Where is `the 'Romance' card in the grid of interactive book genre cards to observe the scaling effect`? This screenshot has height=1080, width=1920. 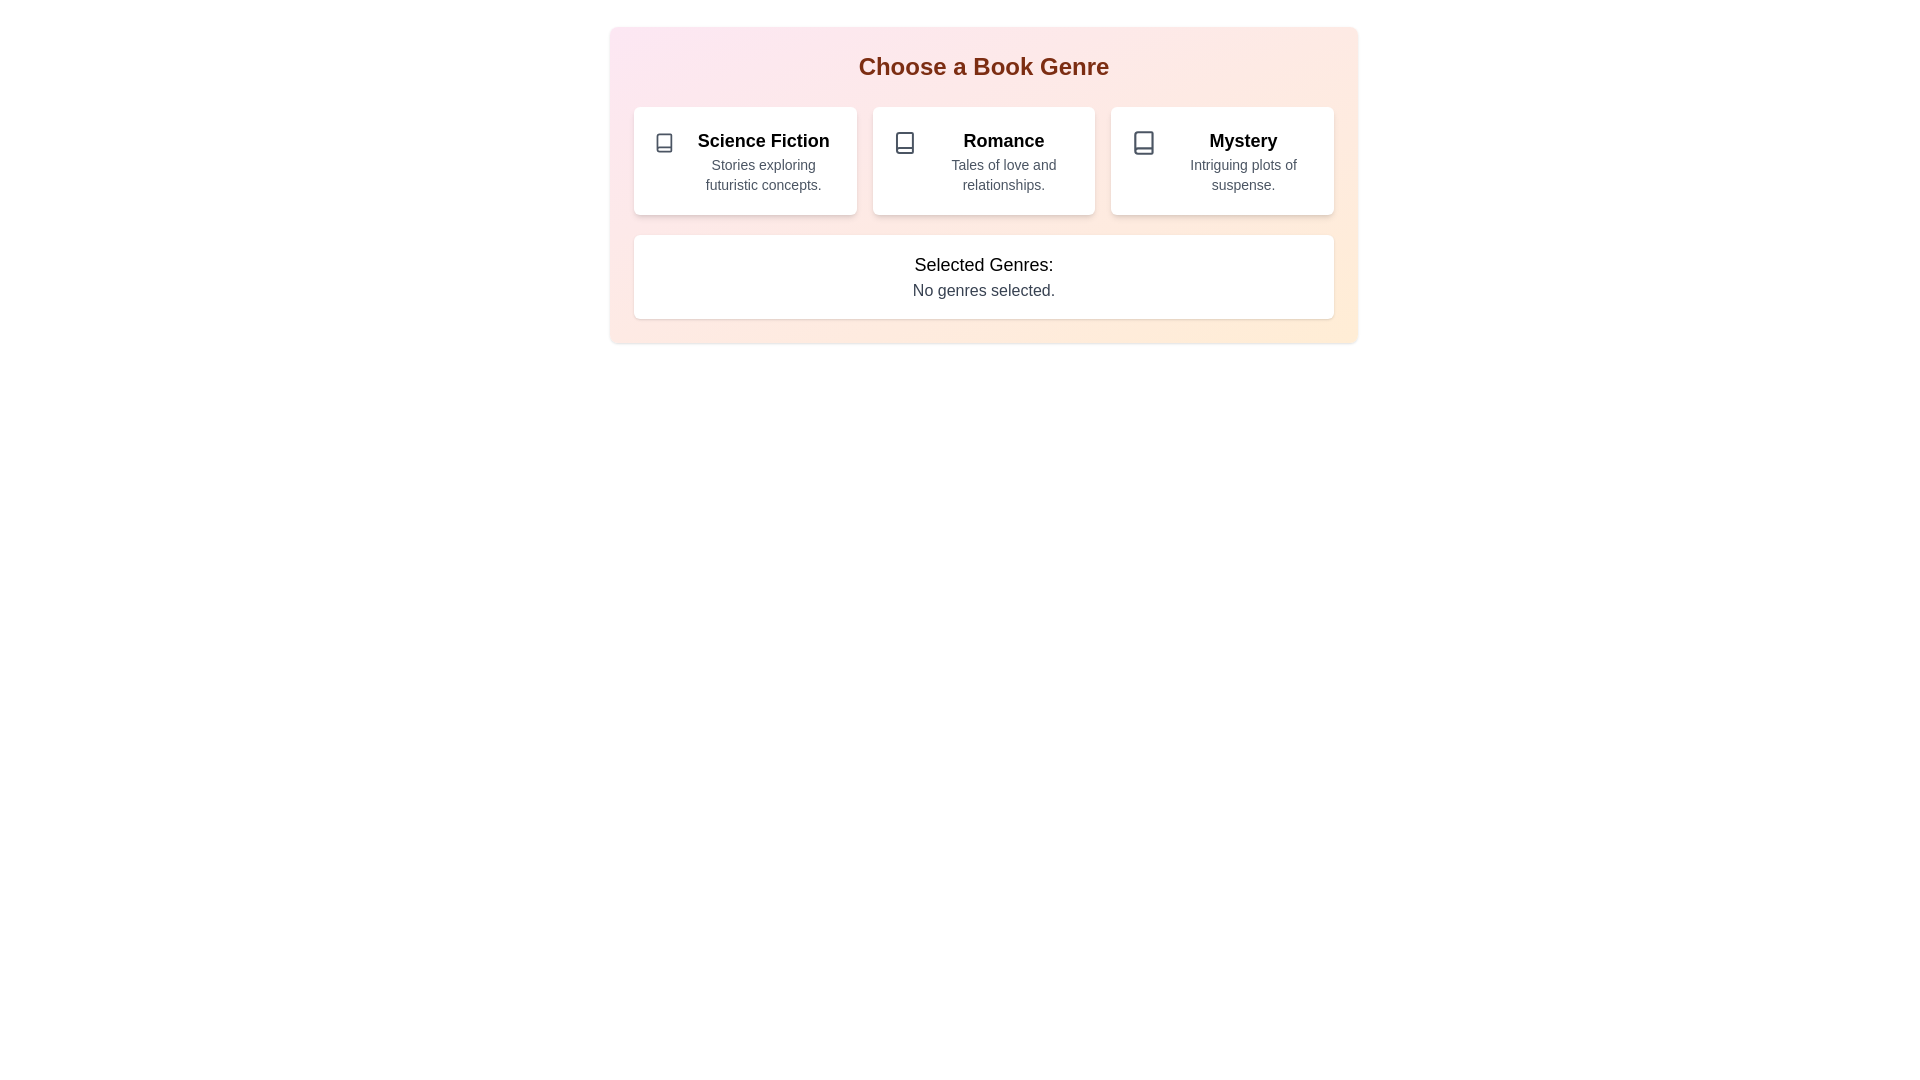 the 'Romance' card in the grid of interactive book genre cards to observe the scaling effect is located at coordinates (983, 160).